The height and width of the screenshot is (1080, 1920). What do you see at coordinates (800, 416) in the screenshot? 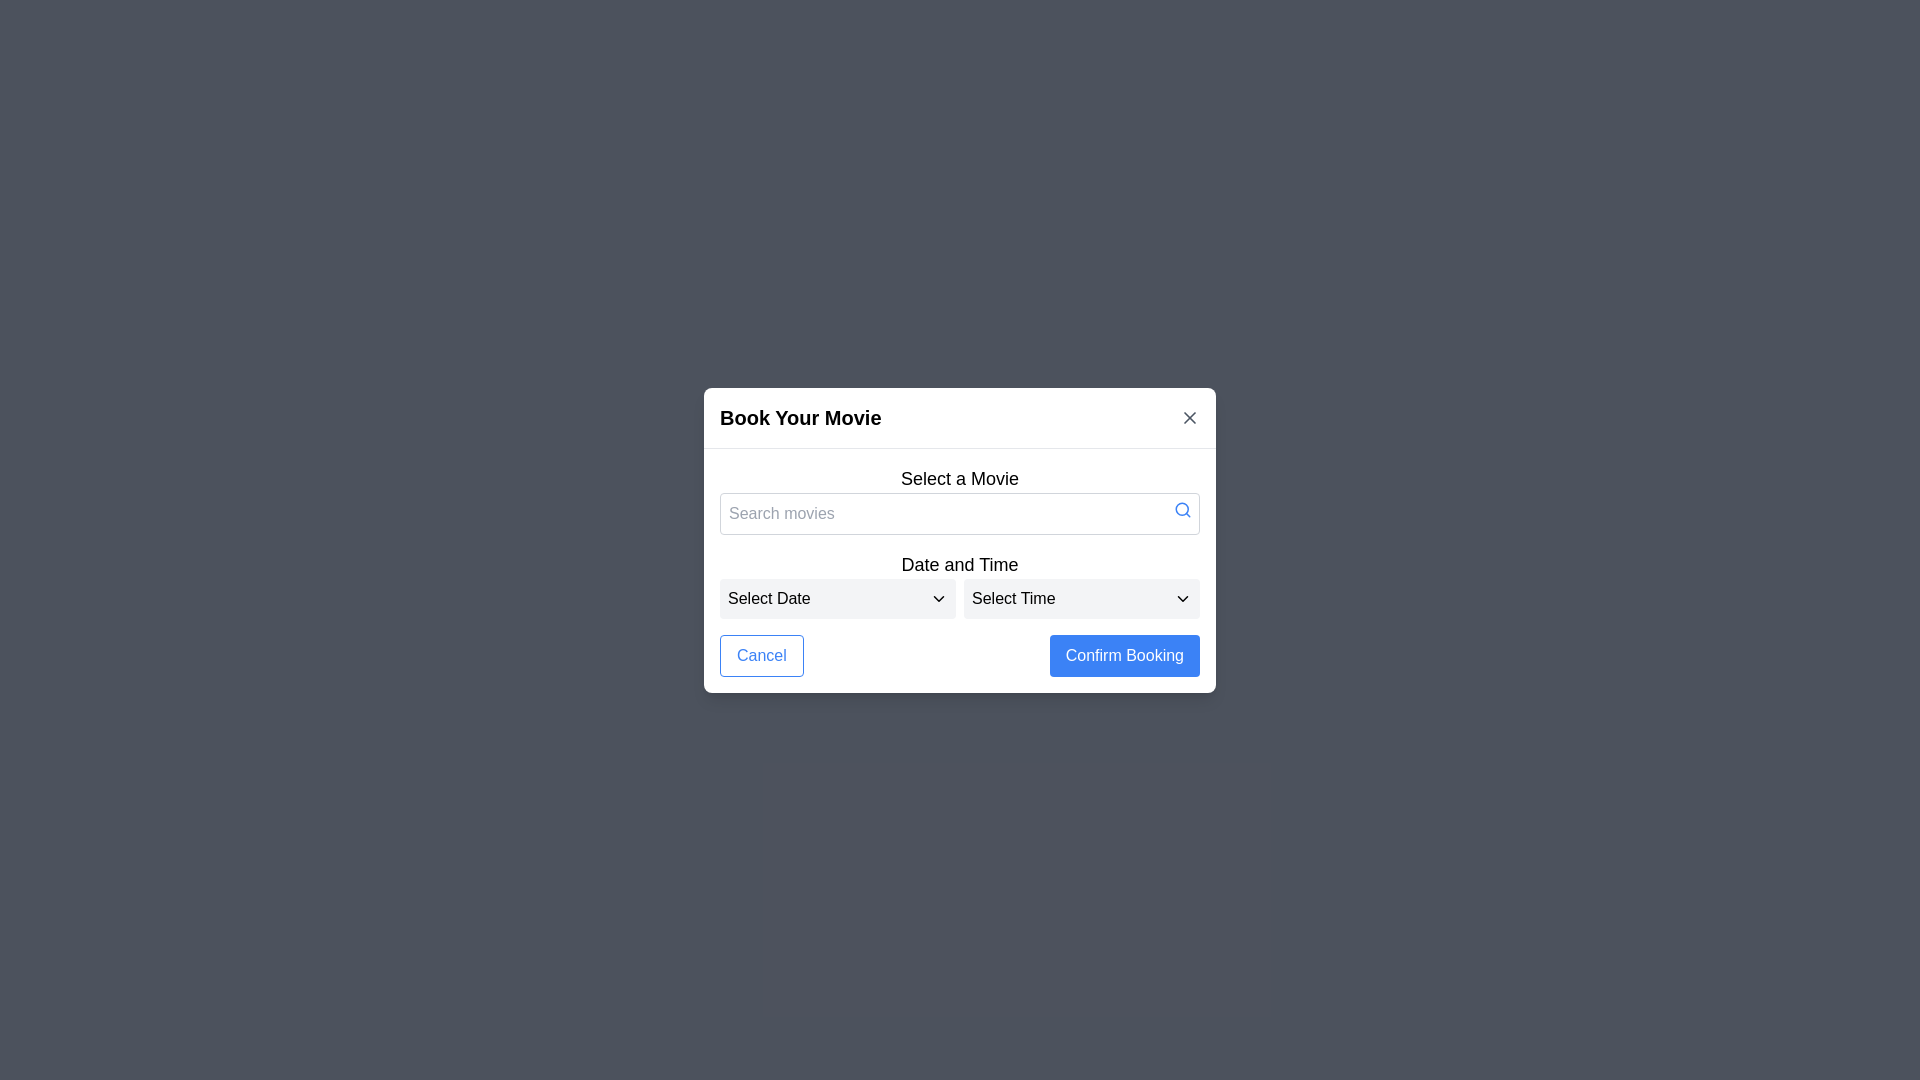
I see `the Text Label that serves as the title for the modal dialog related to booking a movie` at bounding box center [800, 416].